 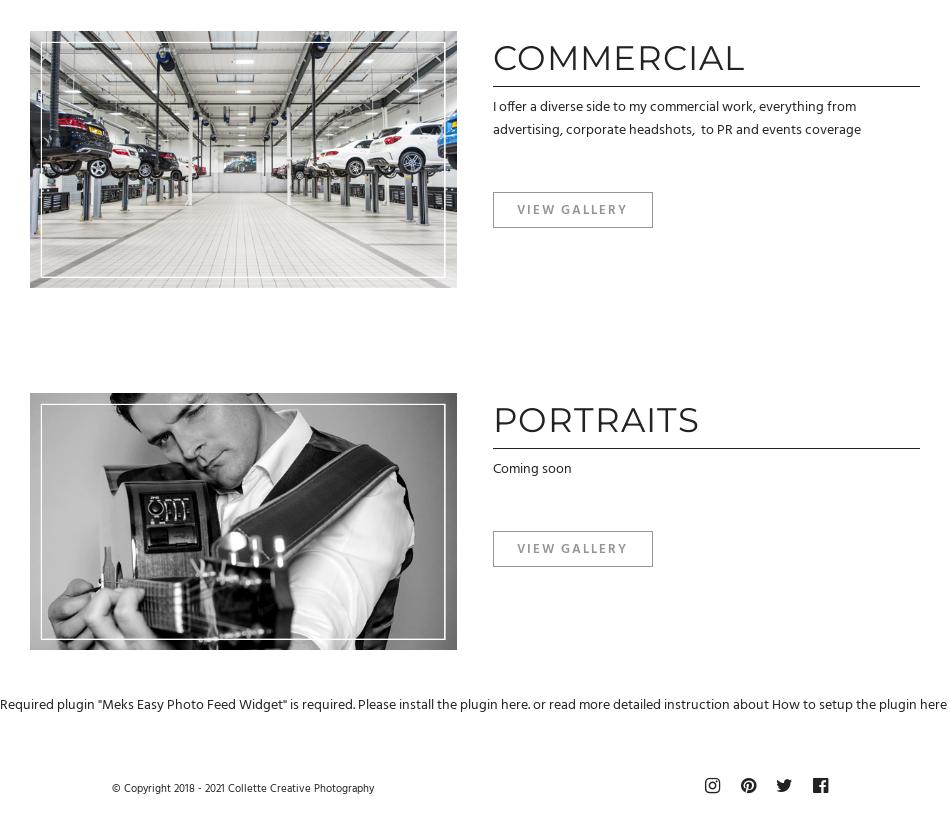 What do you see at coordinates (676, 118) in the screenshot?
I see `'I offer a diverse side to my commercial work, everything from advertising, corporate headshots,  to PR and events coverage'` at bounding box center [676, 118].